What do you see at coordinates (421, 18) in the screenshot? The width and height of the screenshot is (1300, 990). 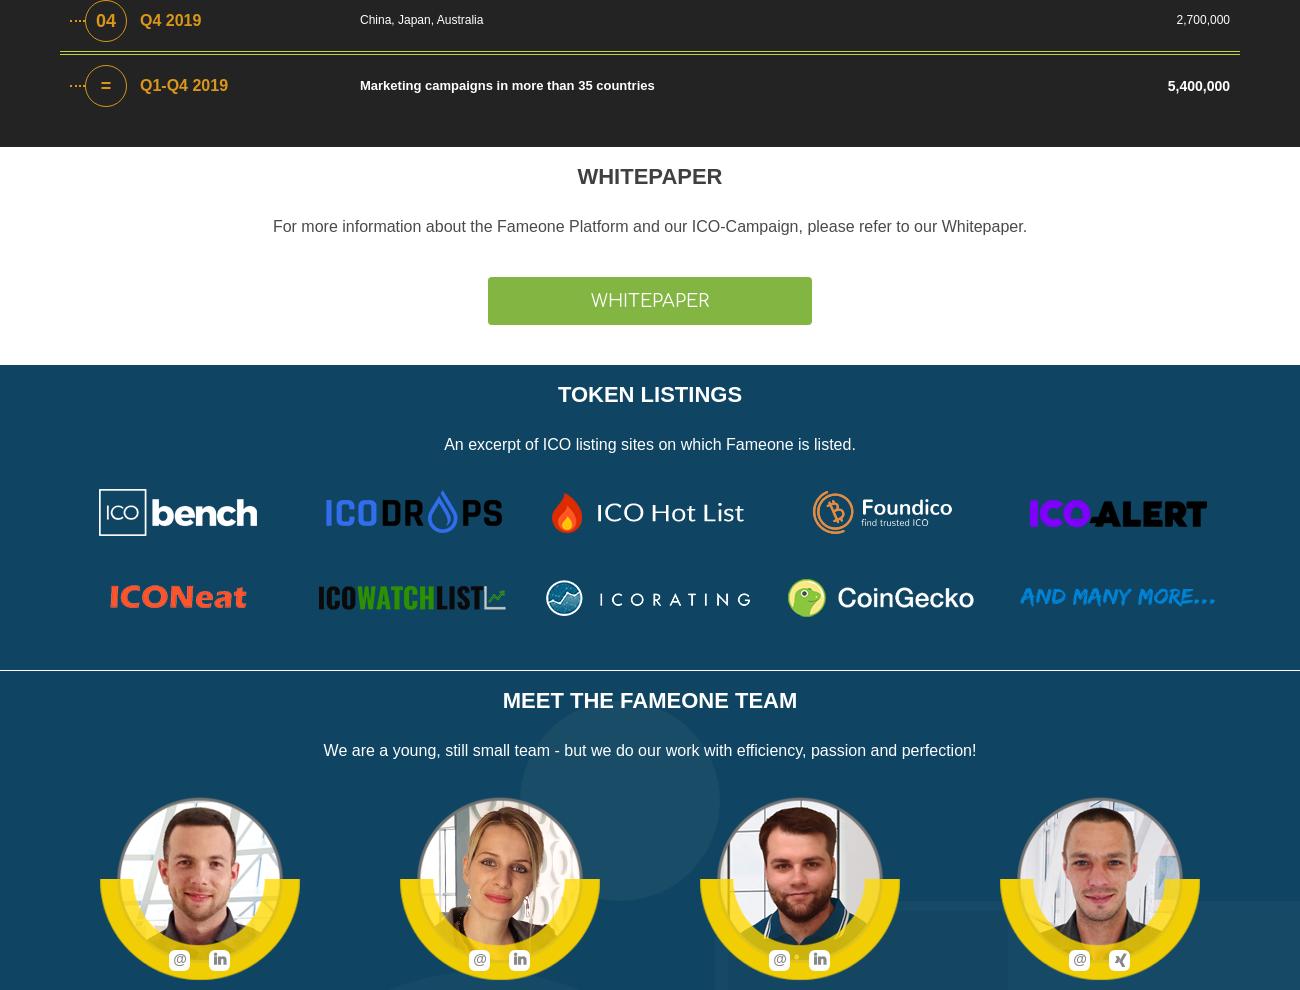 I see `'China, Japan, Australia'` at bounding box center [421, 18].